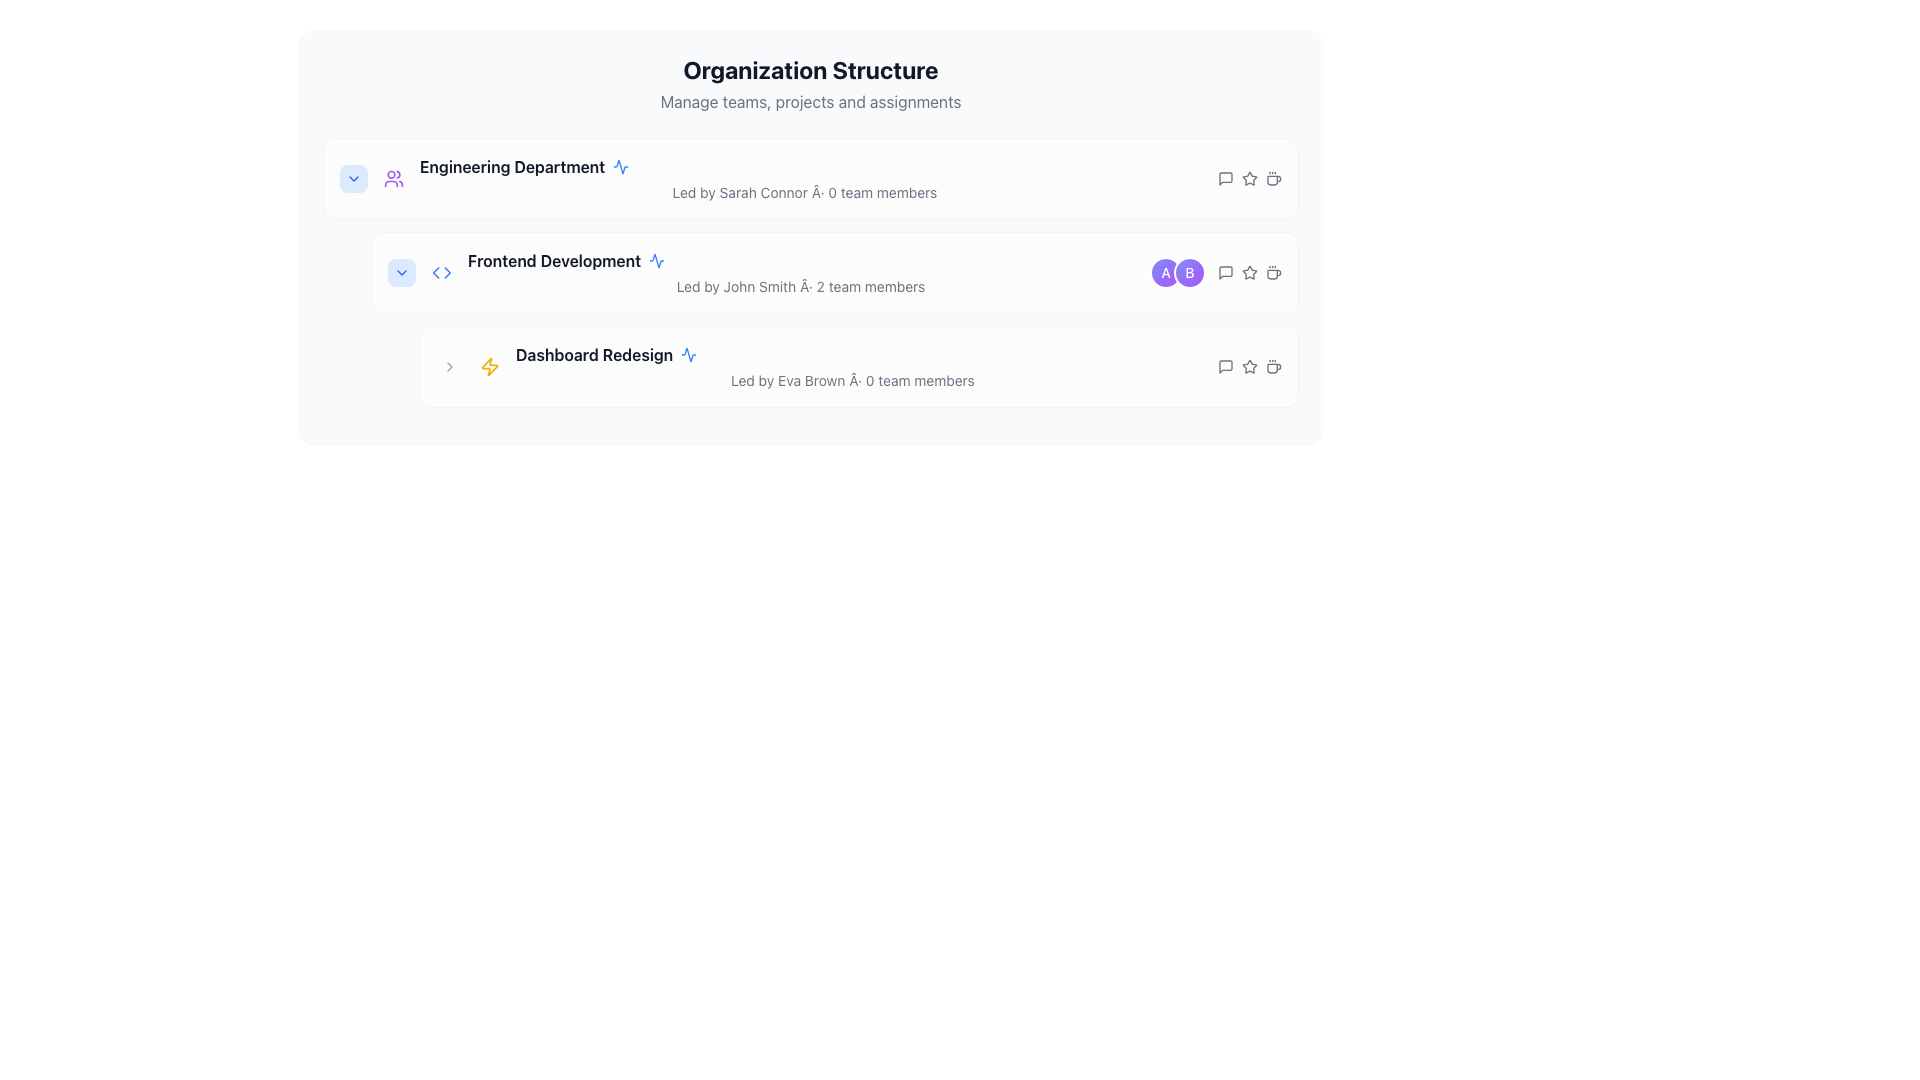 The height and width of the screenshot is (1080, 1920). What do you see at coordinates (446, 273) in the screenshot?
I see `the SVG graphical component indicating interactivity for the 'Frontend Development' section, located in the left region of the second group` at bounding box center [446, 273].